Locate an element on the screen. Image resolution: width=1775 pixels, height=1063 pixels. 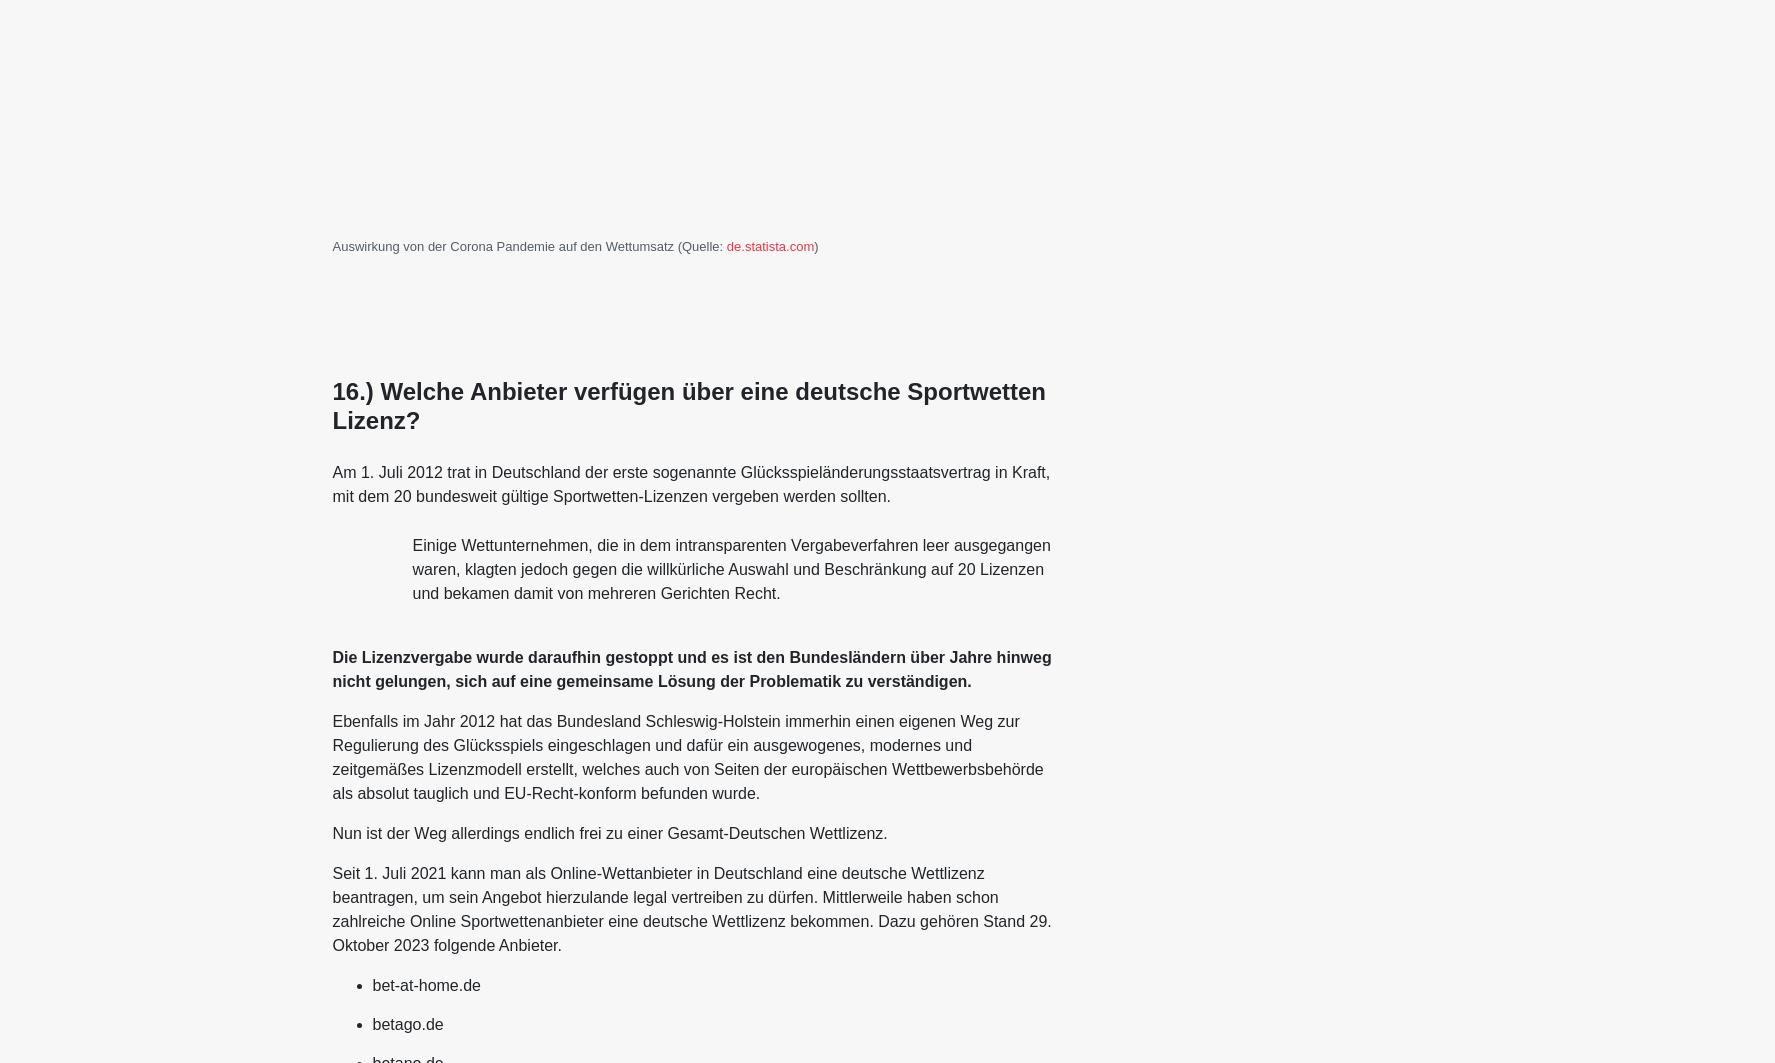
'Auswirkung von der Corona Pandemie auf den Wettumsatz (Quelle:' is located at coordinates (330, 246).